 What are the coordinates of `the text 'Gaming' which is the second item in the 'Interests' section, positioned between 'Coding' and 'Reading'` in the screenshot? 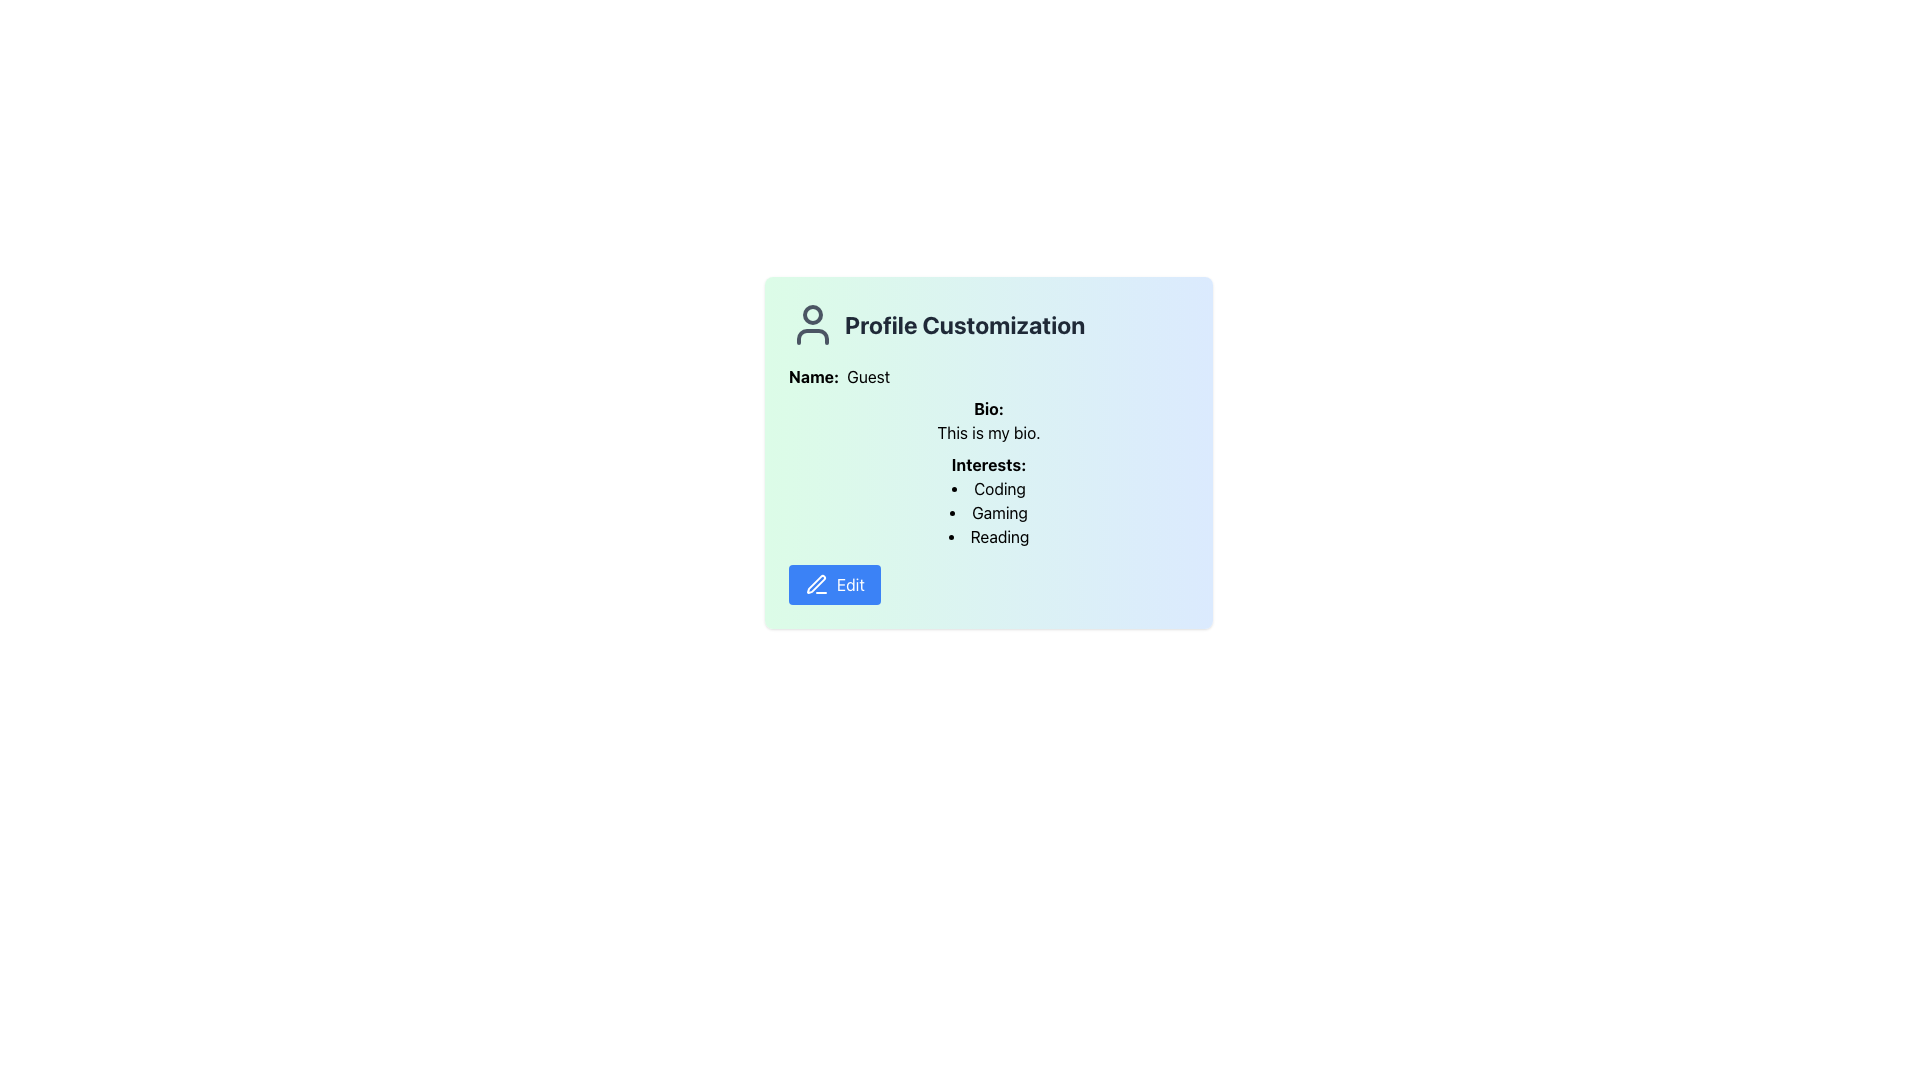 It's located at (988, 512).